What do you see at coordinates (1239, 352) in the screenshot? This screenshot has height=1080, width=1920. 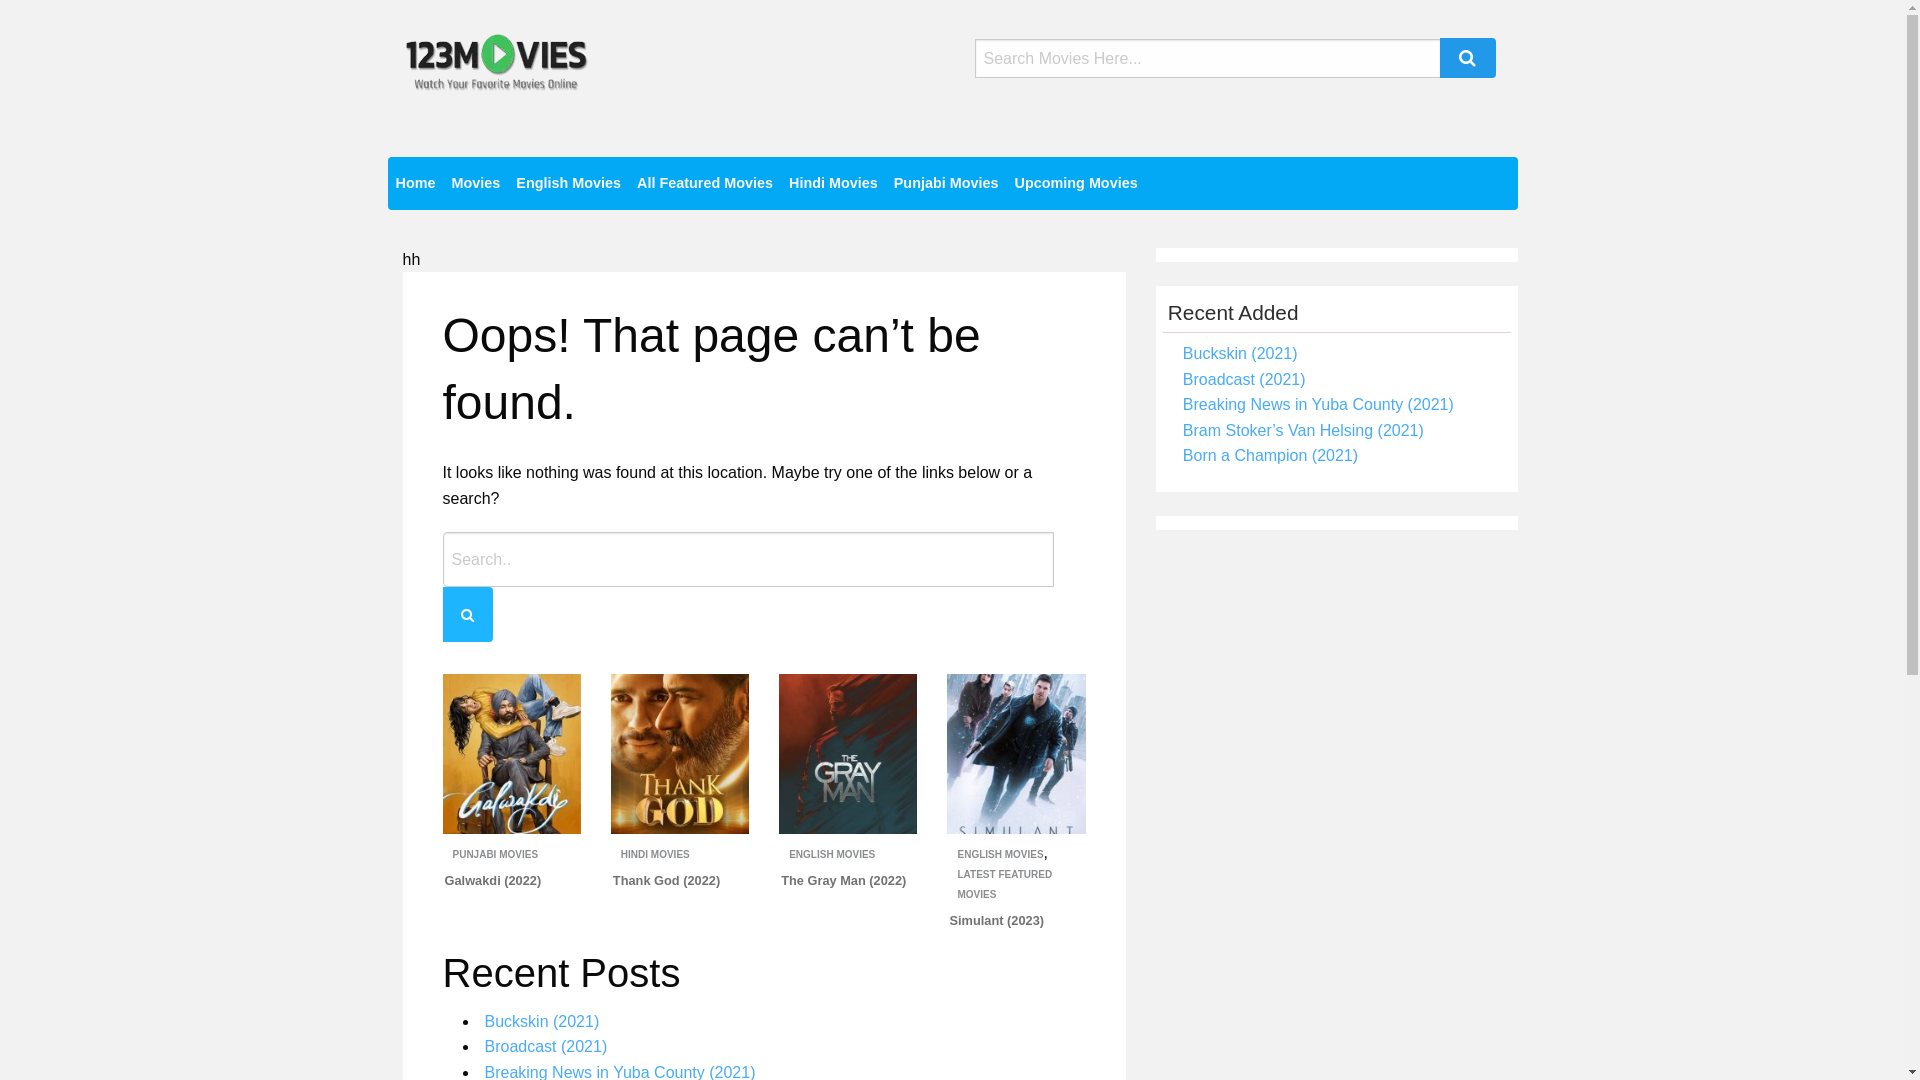 I see `'Buckskin (2021)'` at bounding box center [1239, 352].